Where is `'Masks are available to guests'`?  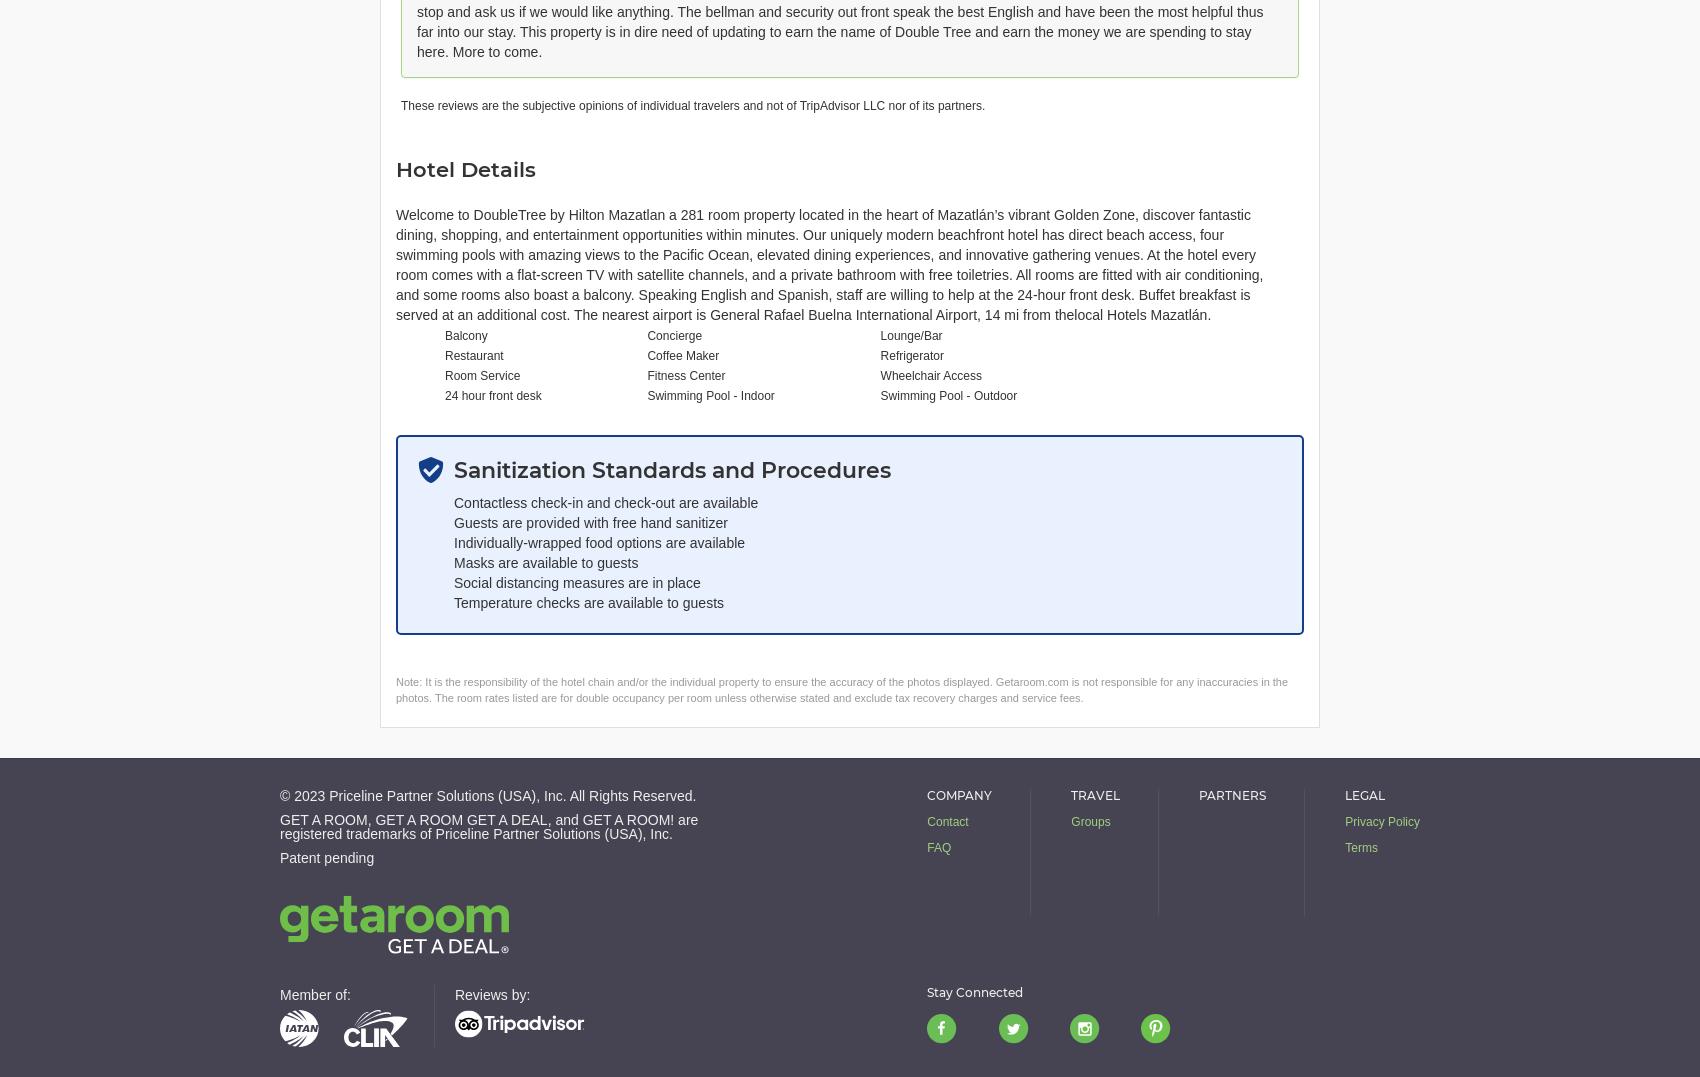 'Masks are available to guests' is located at coordinates (545, 562).